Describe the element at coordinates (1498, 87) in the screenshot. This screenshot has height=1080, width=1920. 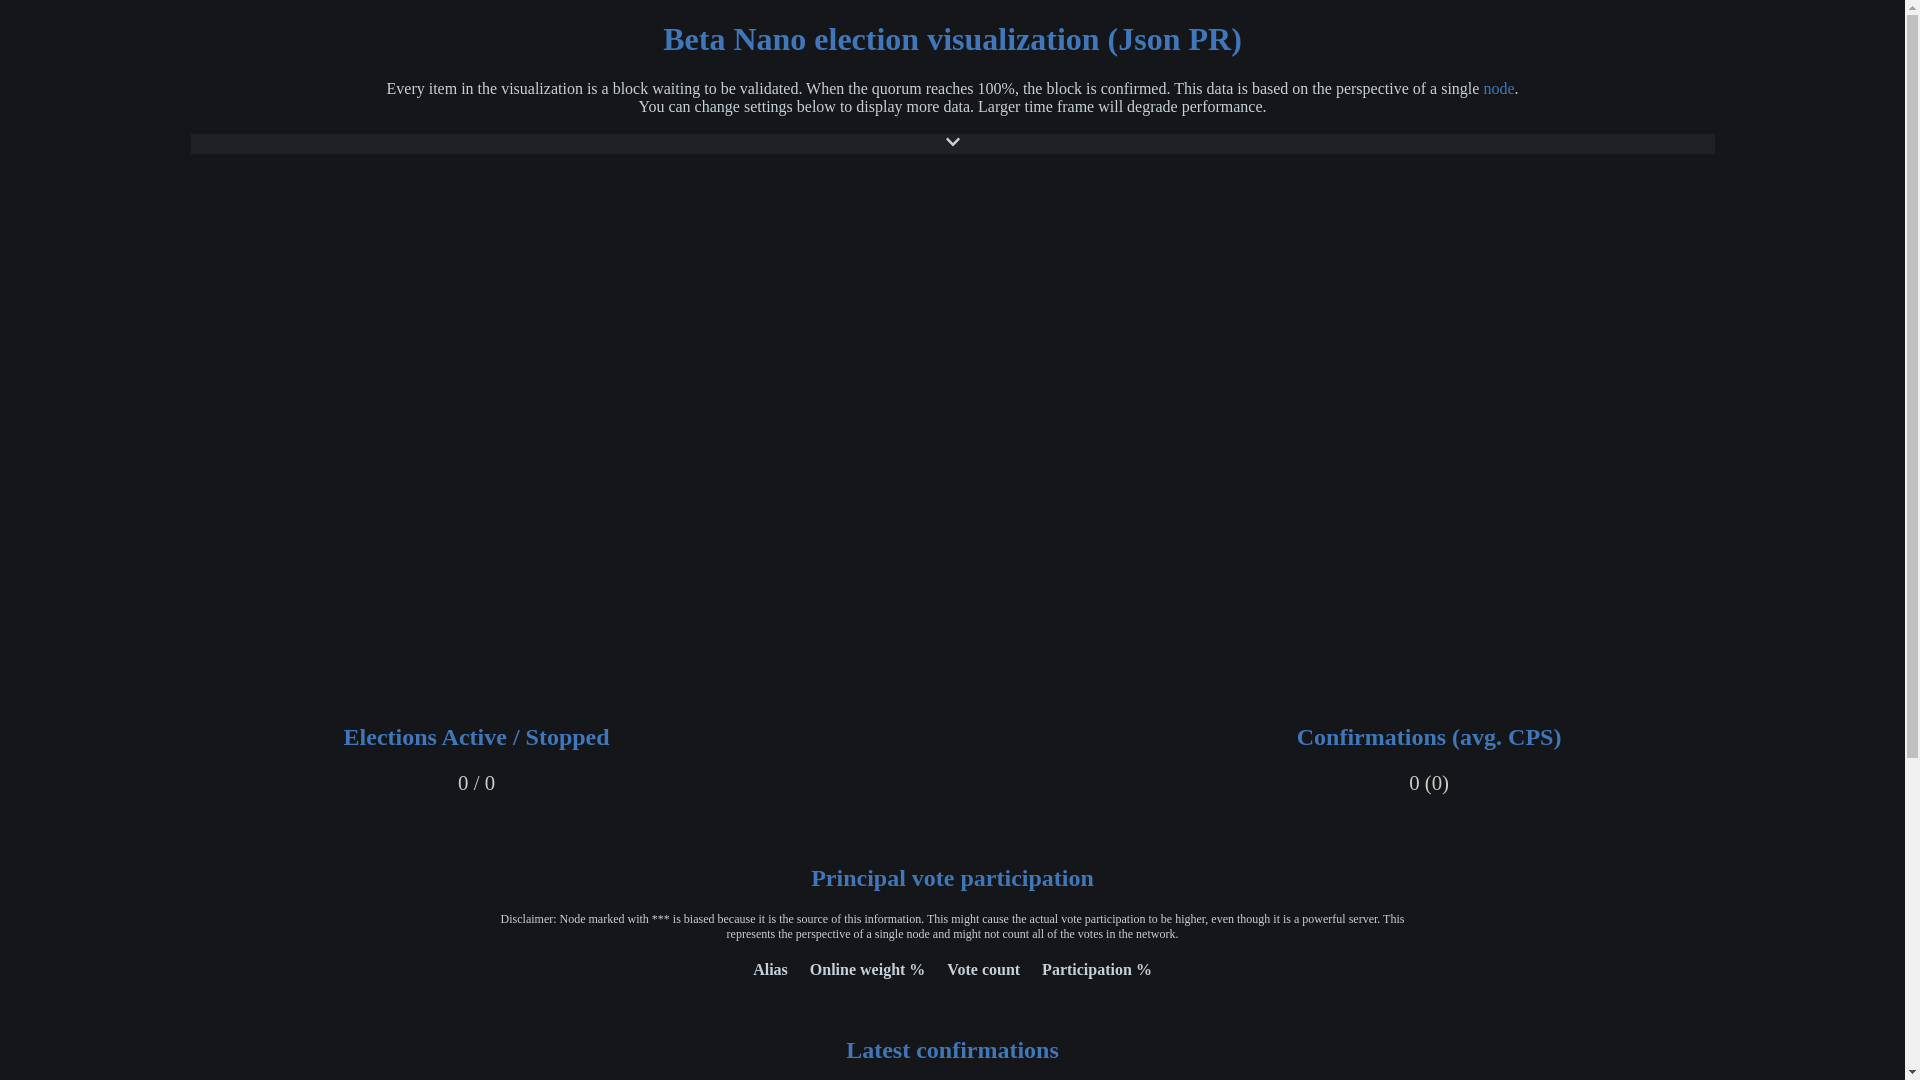
I see `'node'` at that location.